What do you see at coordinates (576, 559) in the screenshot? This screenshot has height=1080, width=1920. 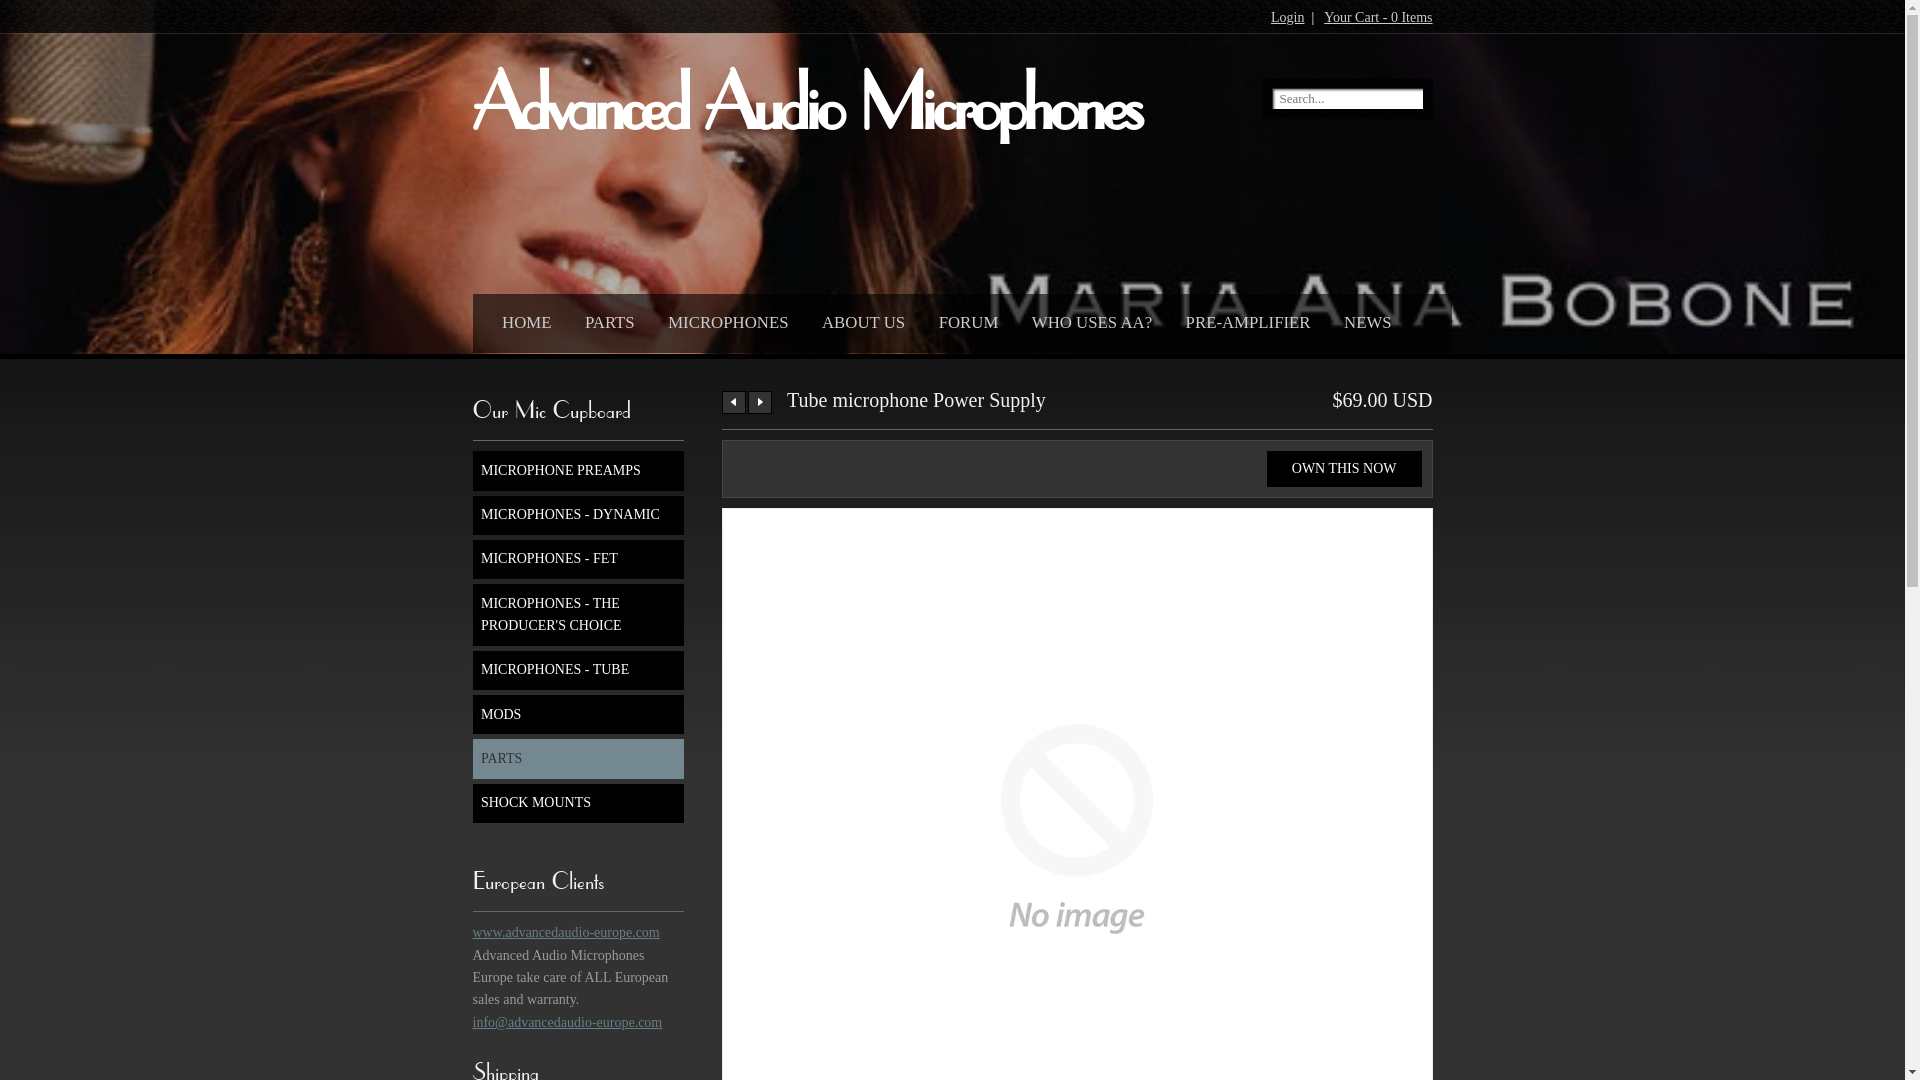 I see `'MICROPHONES - FET'` at bounding box center [576, 559].